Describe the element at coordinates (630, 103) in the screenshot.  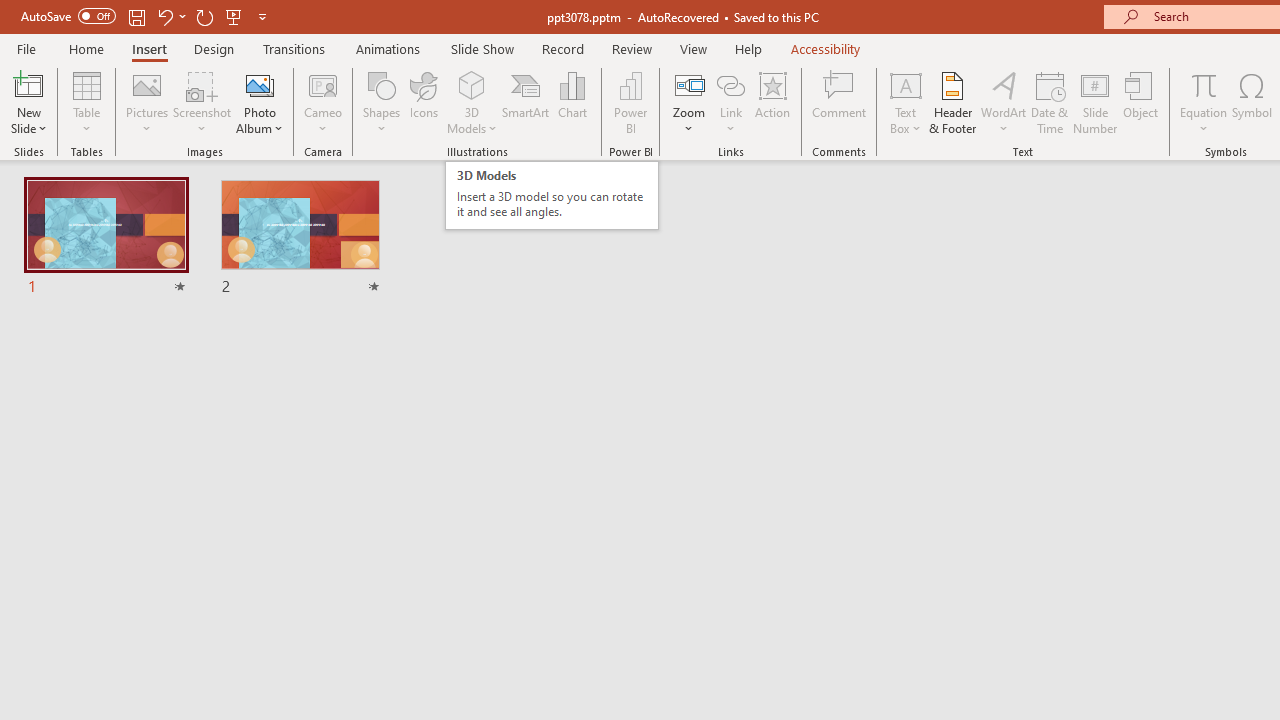
I see `'Power BI'` at that location.